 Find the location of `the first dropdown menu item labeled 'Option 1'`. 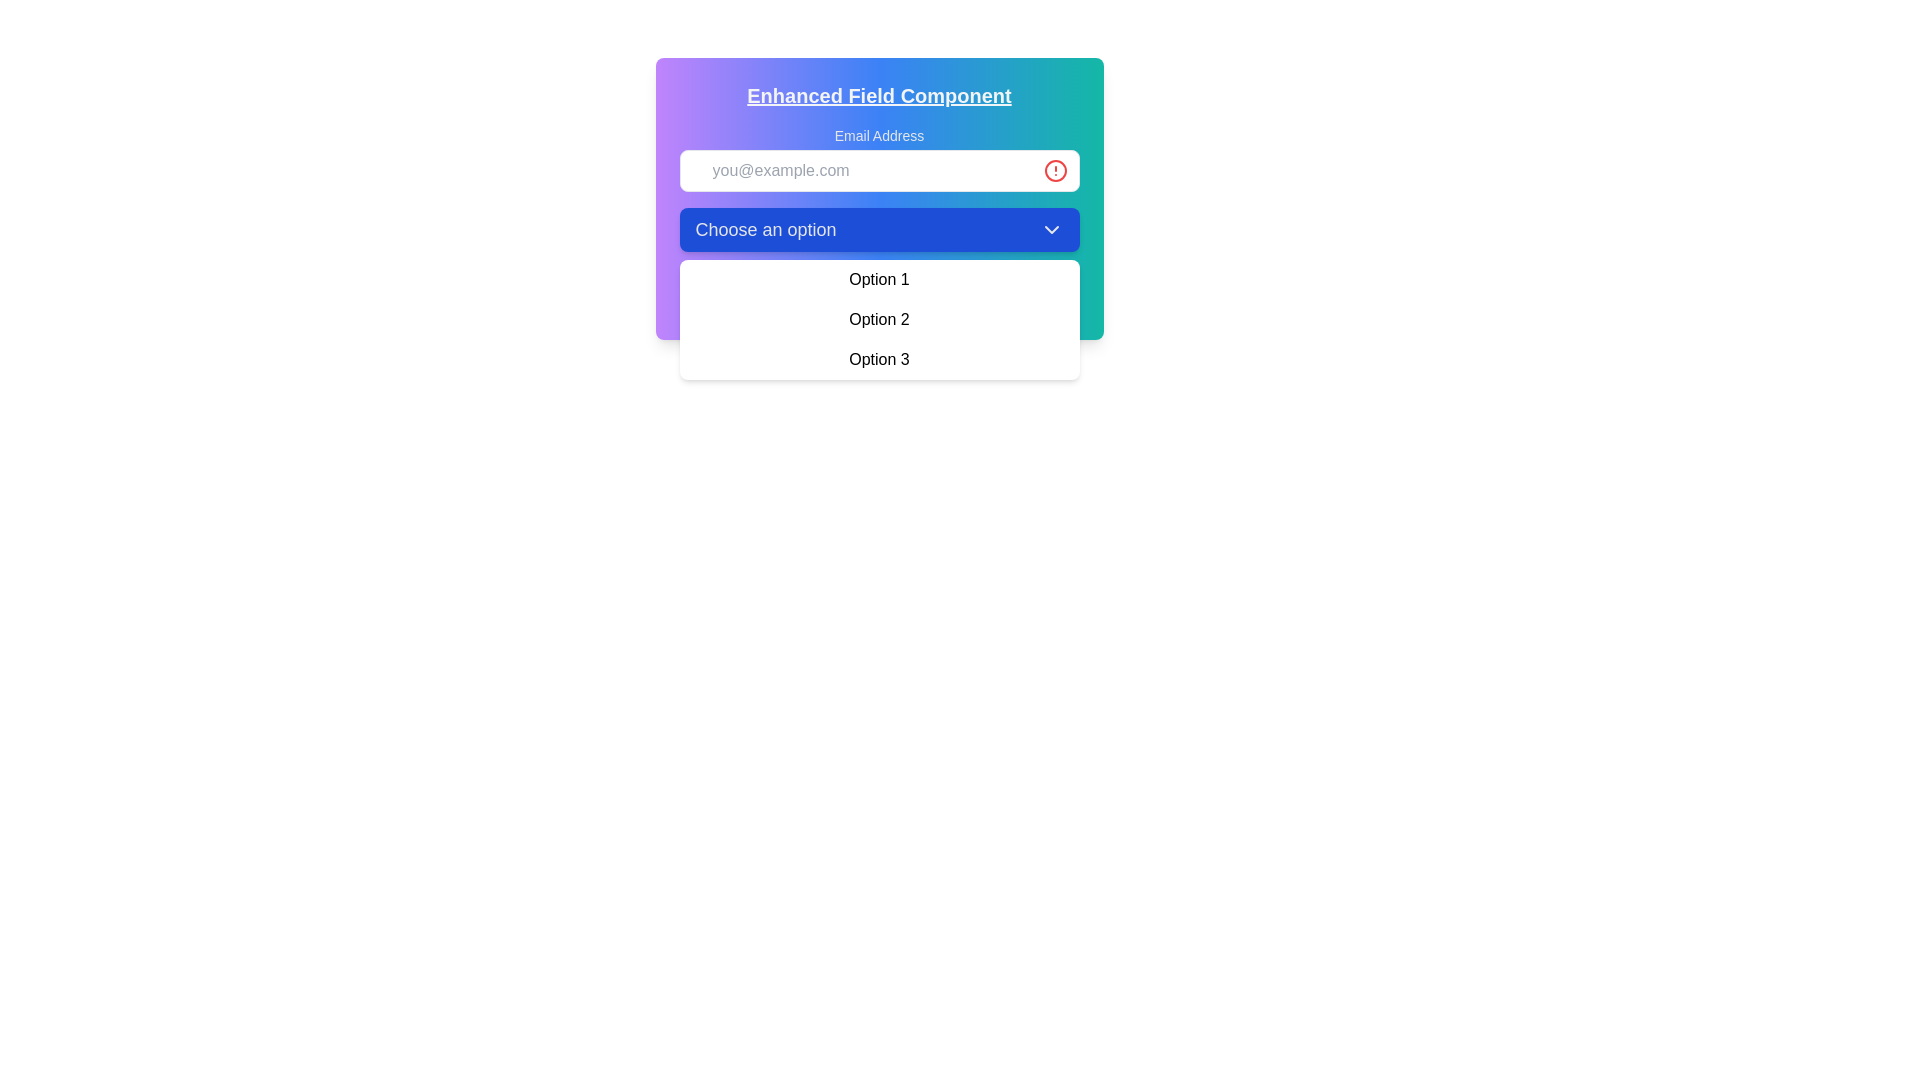

the first dropdown menu item labeled 'Option 1' is located at coordinates (879, 280).